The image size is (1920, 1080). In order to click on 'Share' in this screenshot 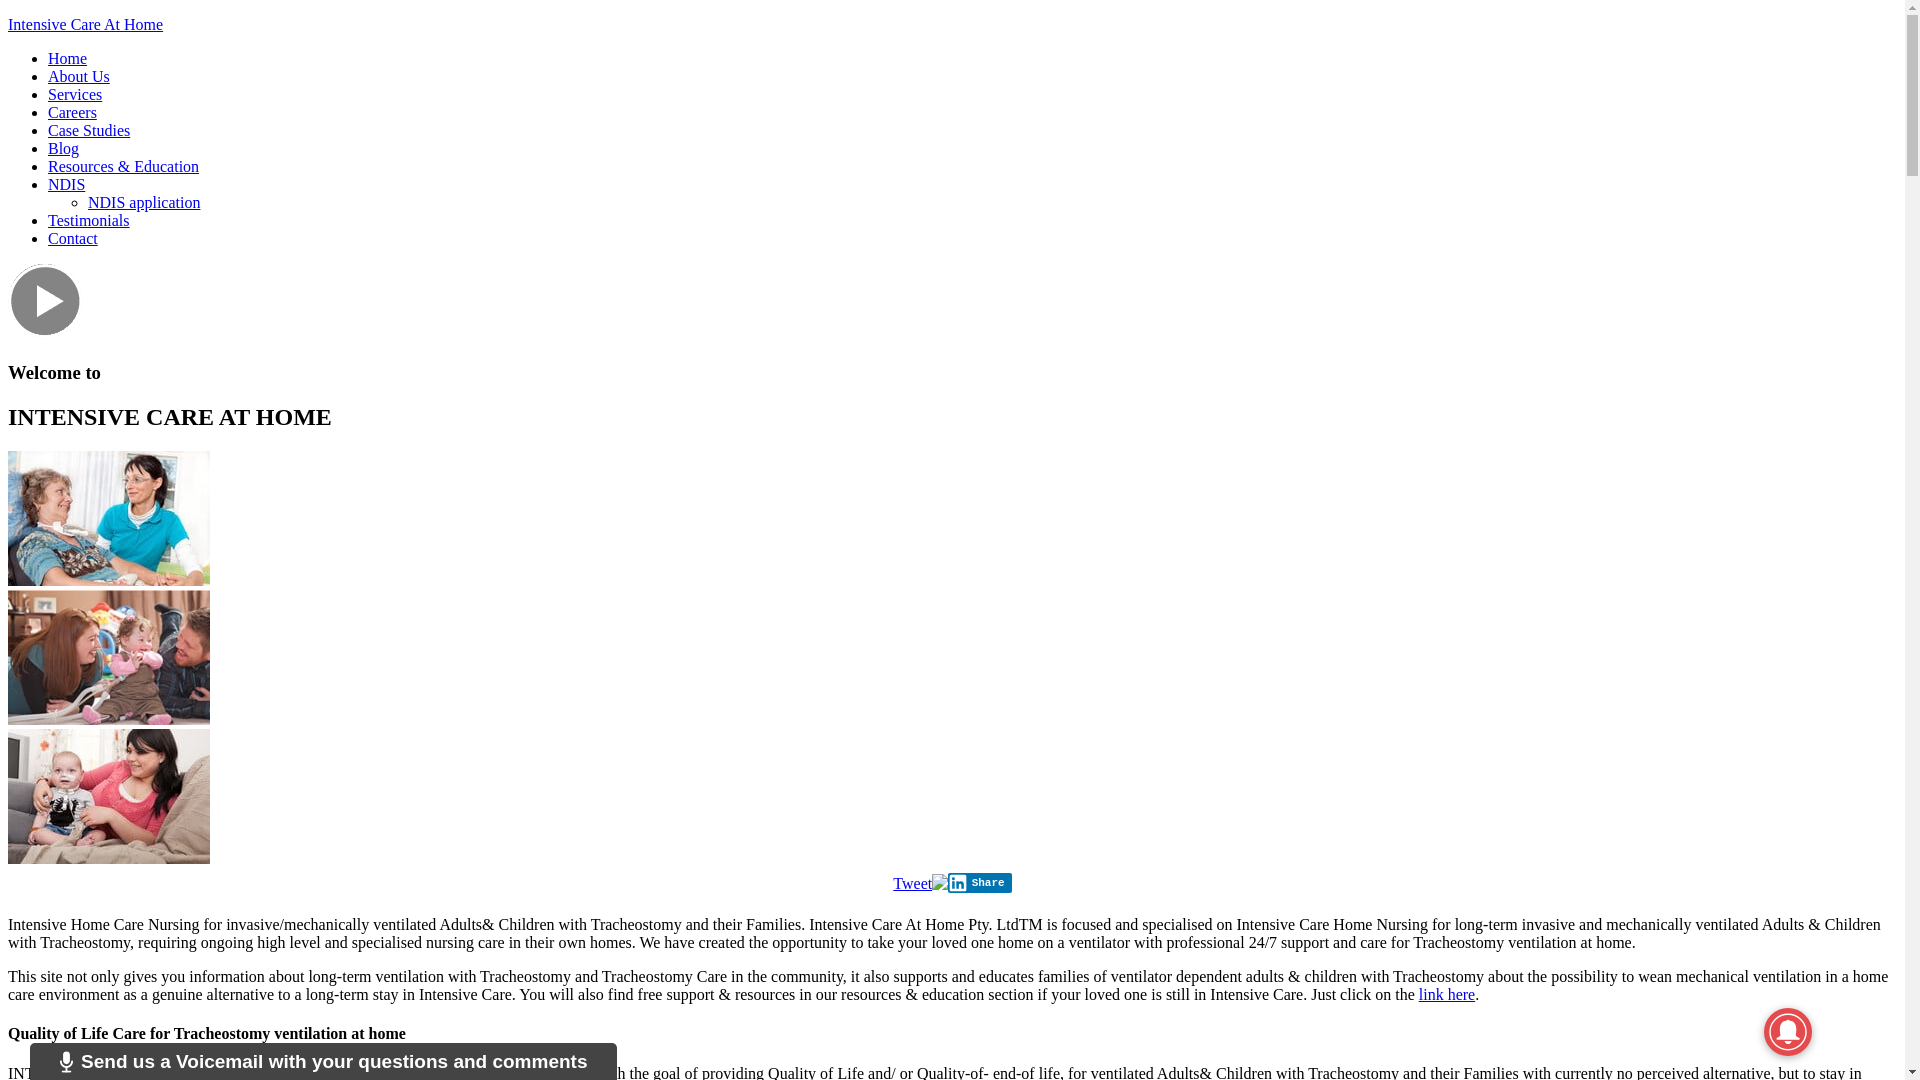, I will do `click(979, 882)`.